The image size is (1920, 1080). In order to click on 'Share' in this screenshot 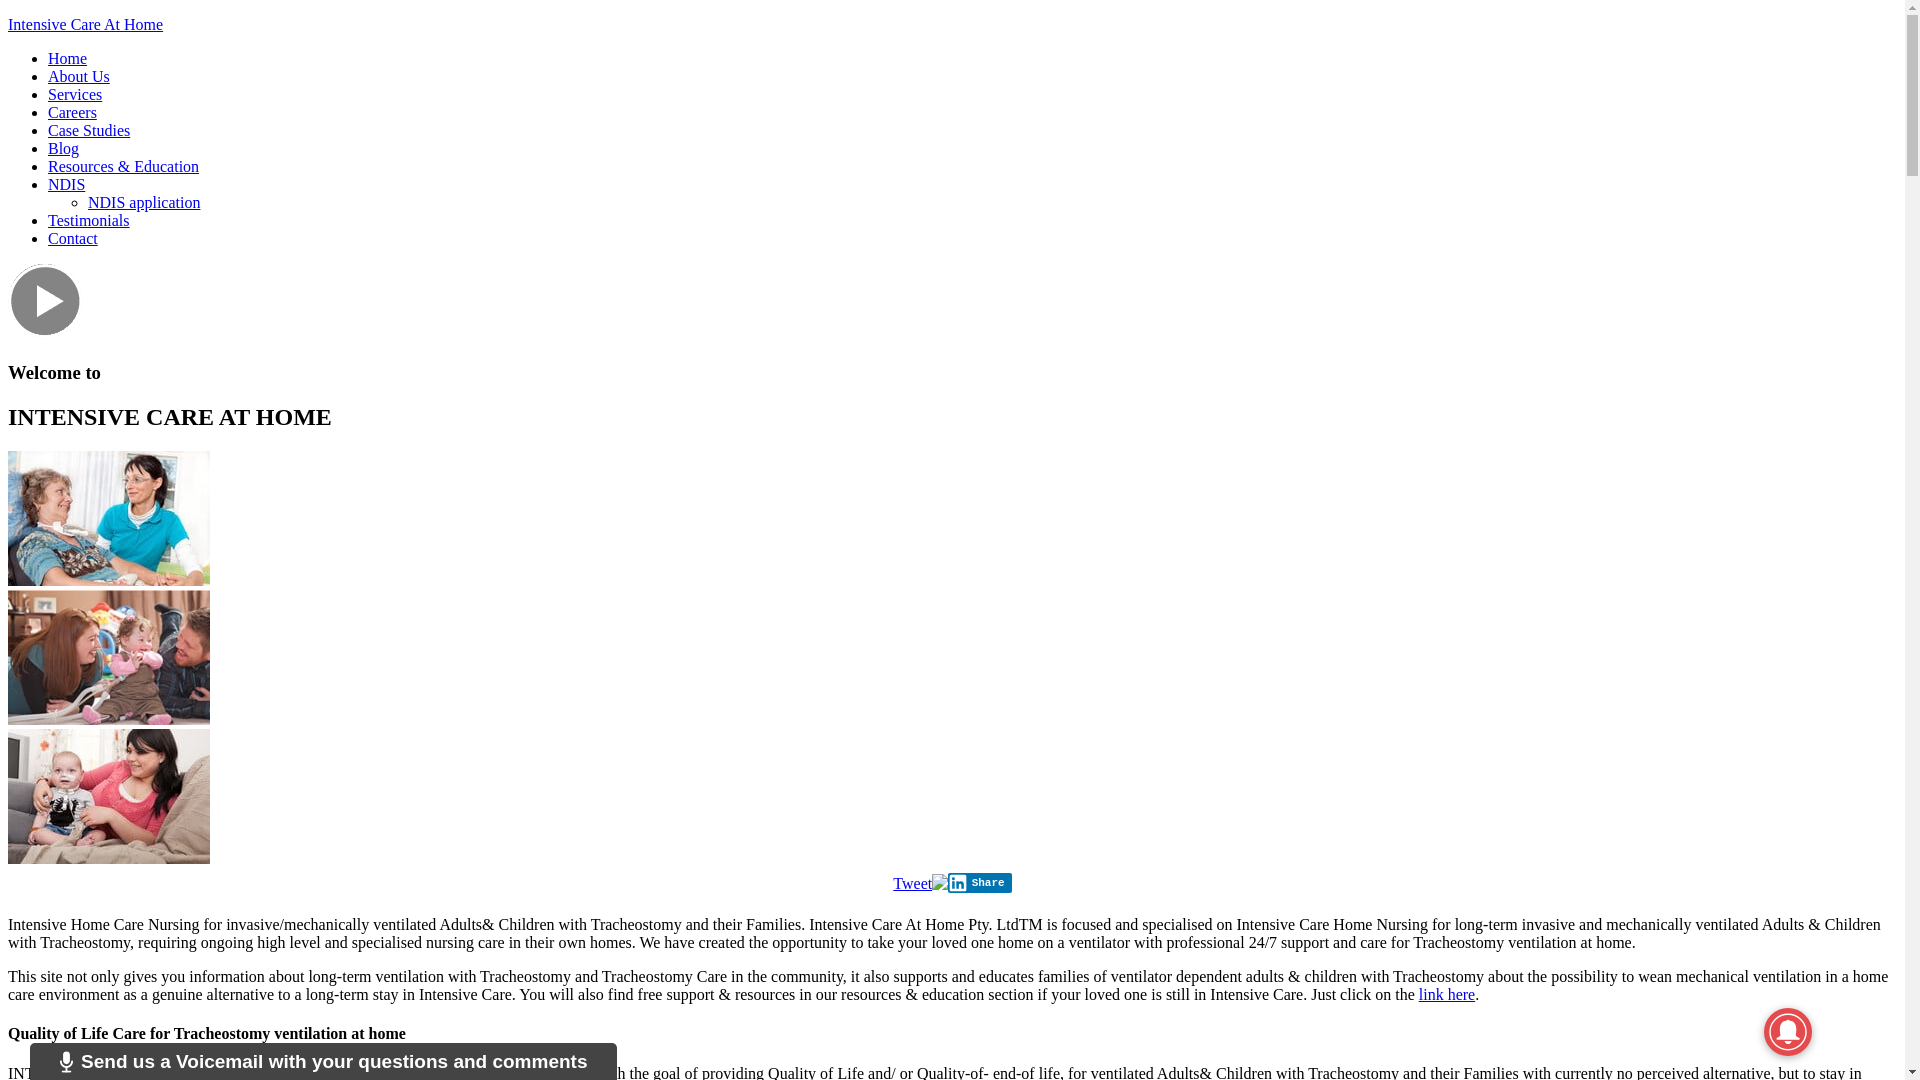, I will do `click(979, 882)`.